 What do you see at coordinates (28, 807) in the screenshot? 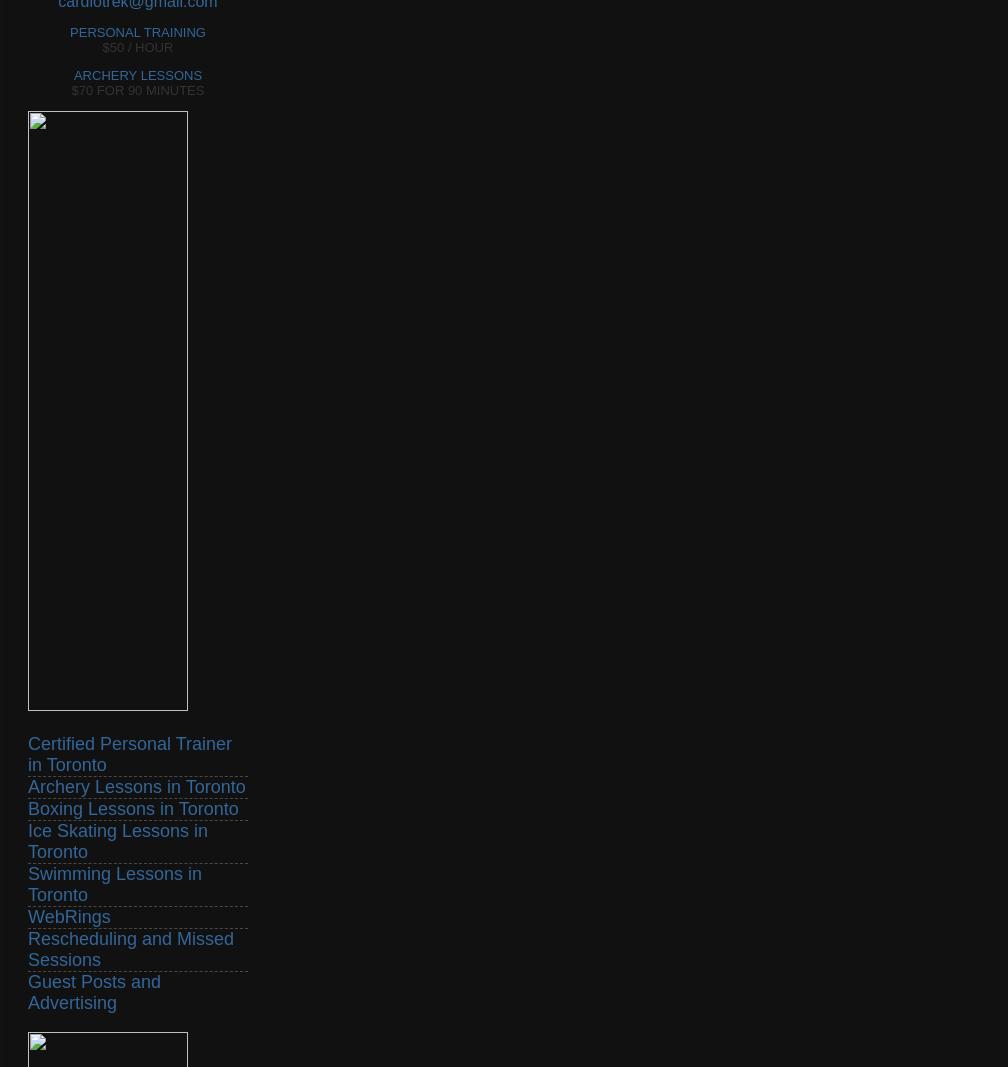
I see `'Boxing Lessons in Toronto'` at bounding box center [28, 807].